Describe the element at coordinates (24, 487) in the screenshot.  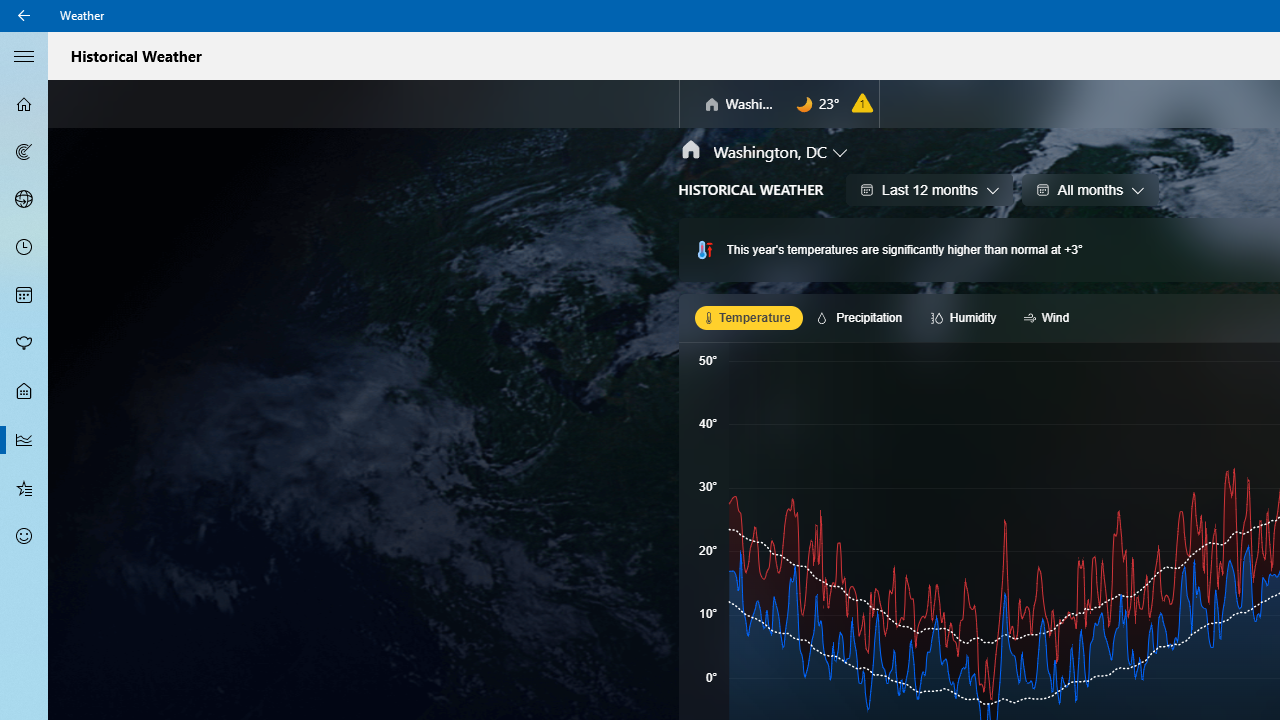
I see `'Favorites - Not Selected'` at that location.